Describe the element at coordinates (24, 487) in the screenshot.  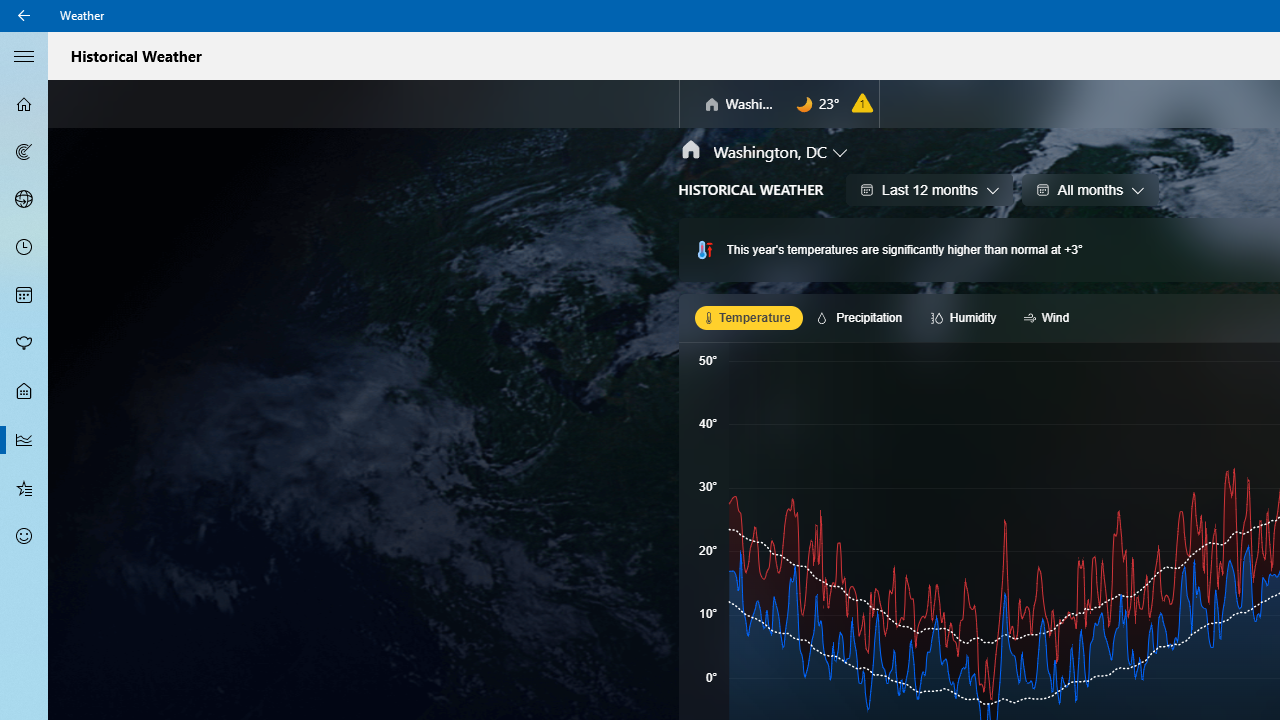
I see `'Favorites - Not Selected'` at that location.